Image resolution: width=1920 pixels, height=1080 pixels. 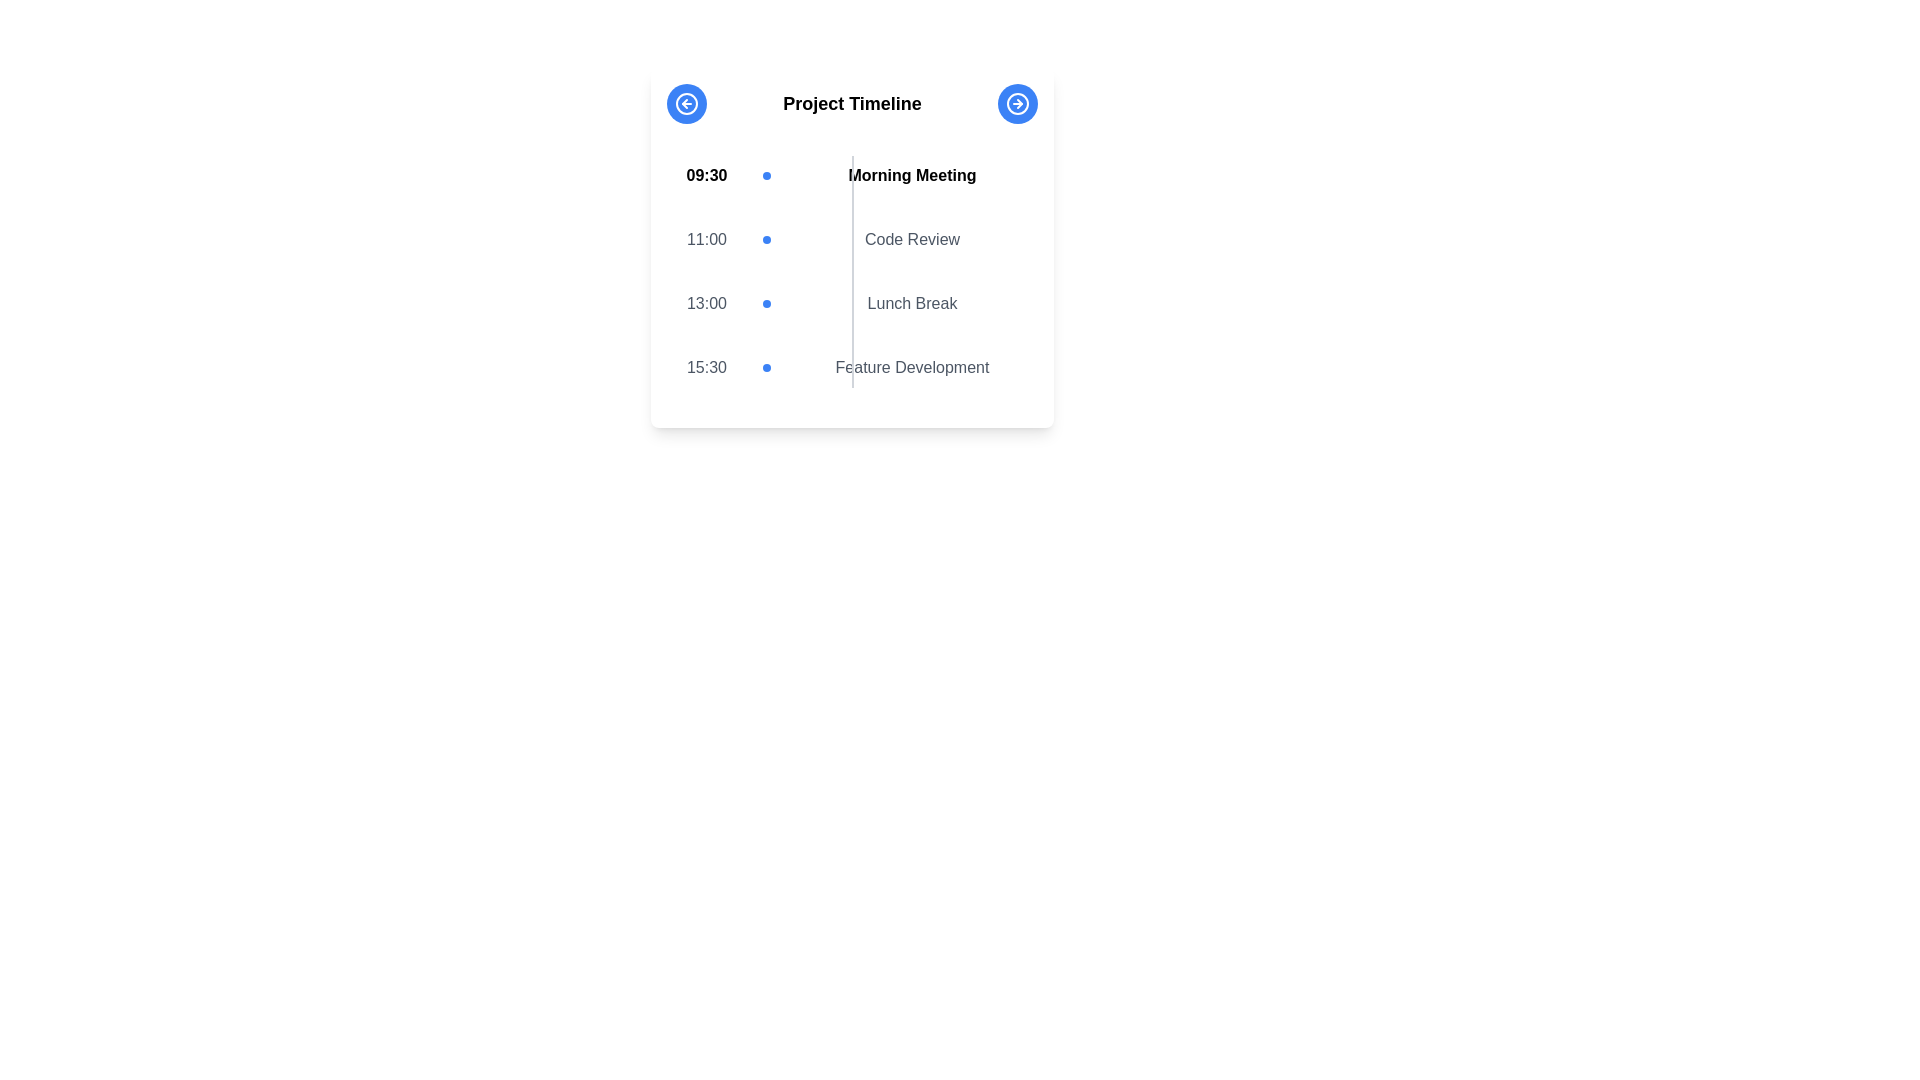 I want to click on the header text labeled 'Project Timeline', which is bold and medium-sized, located at the top of a card-like area, centered along the top edge, flanked by two circular blue buttons, so click(x=852, y=104).